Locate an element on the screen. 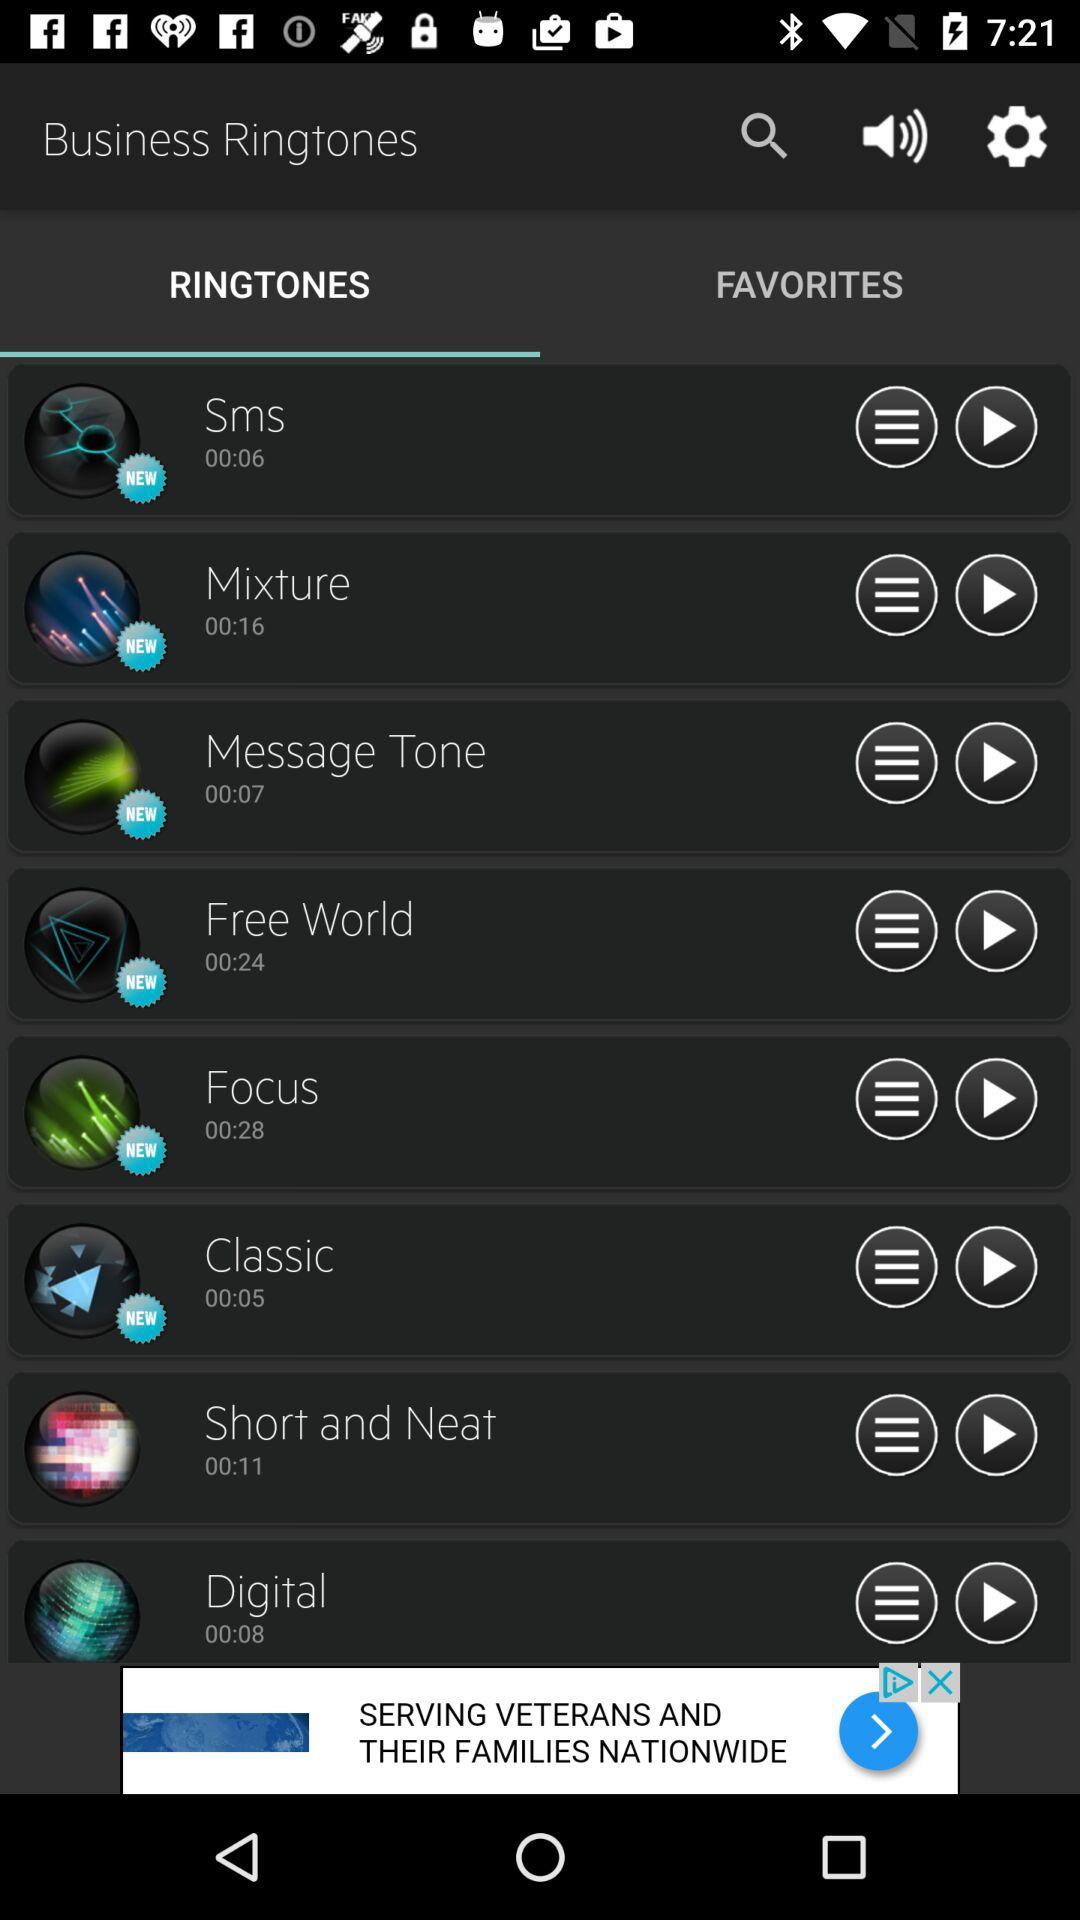 The image size is (1080, 1920). tone is located at coordinates (80, 608).